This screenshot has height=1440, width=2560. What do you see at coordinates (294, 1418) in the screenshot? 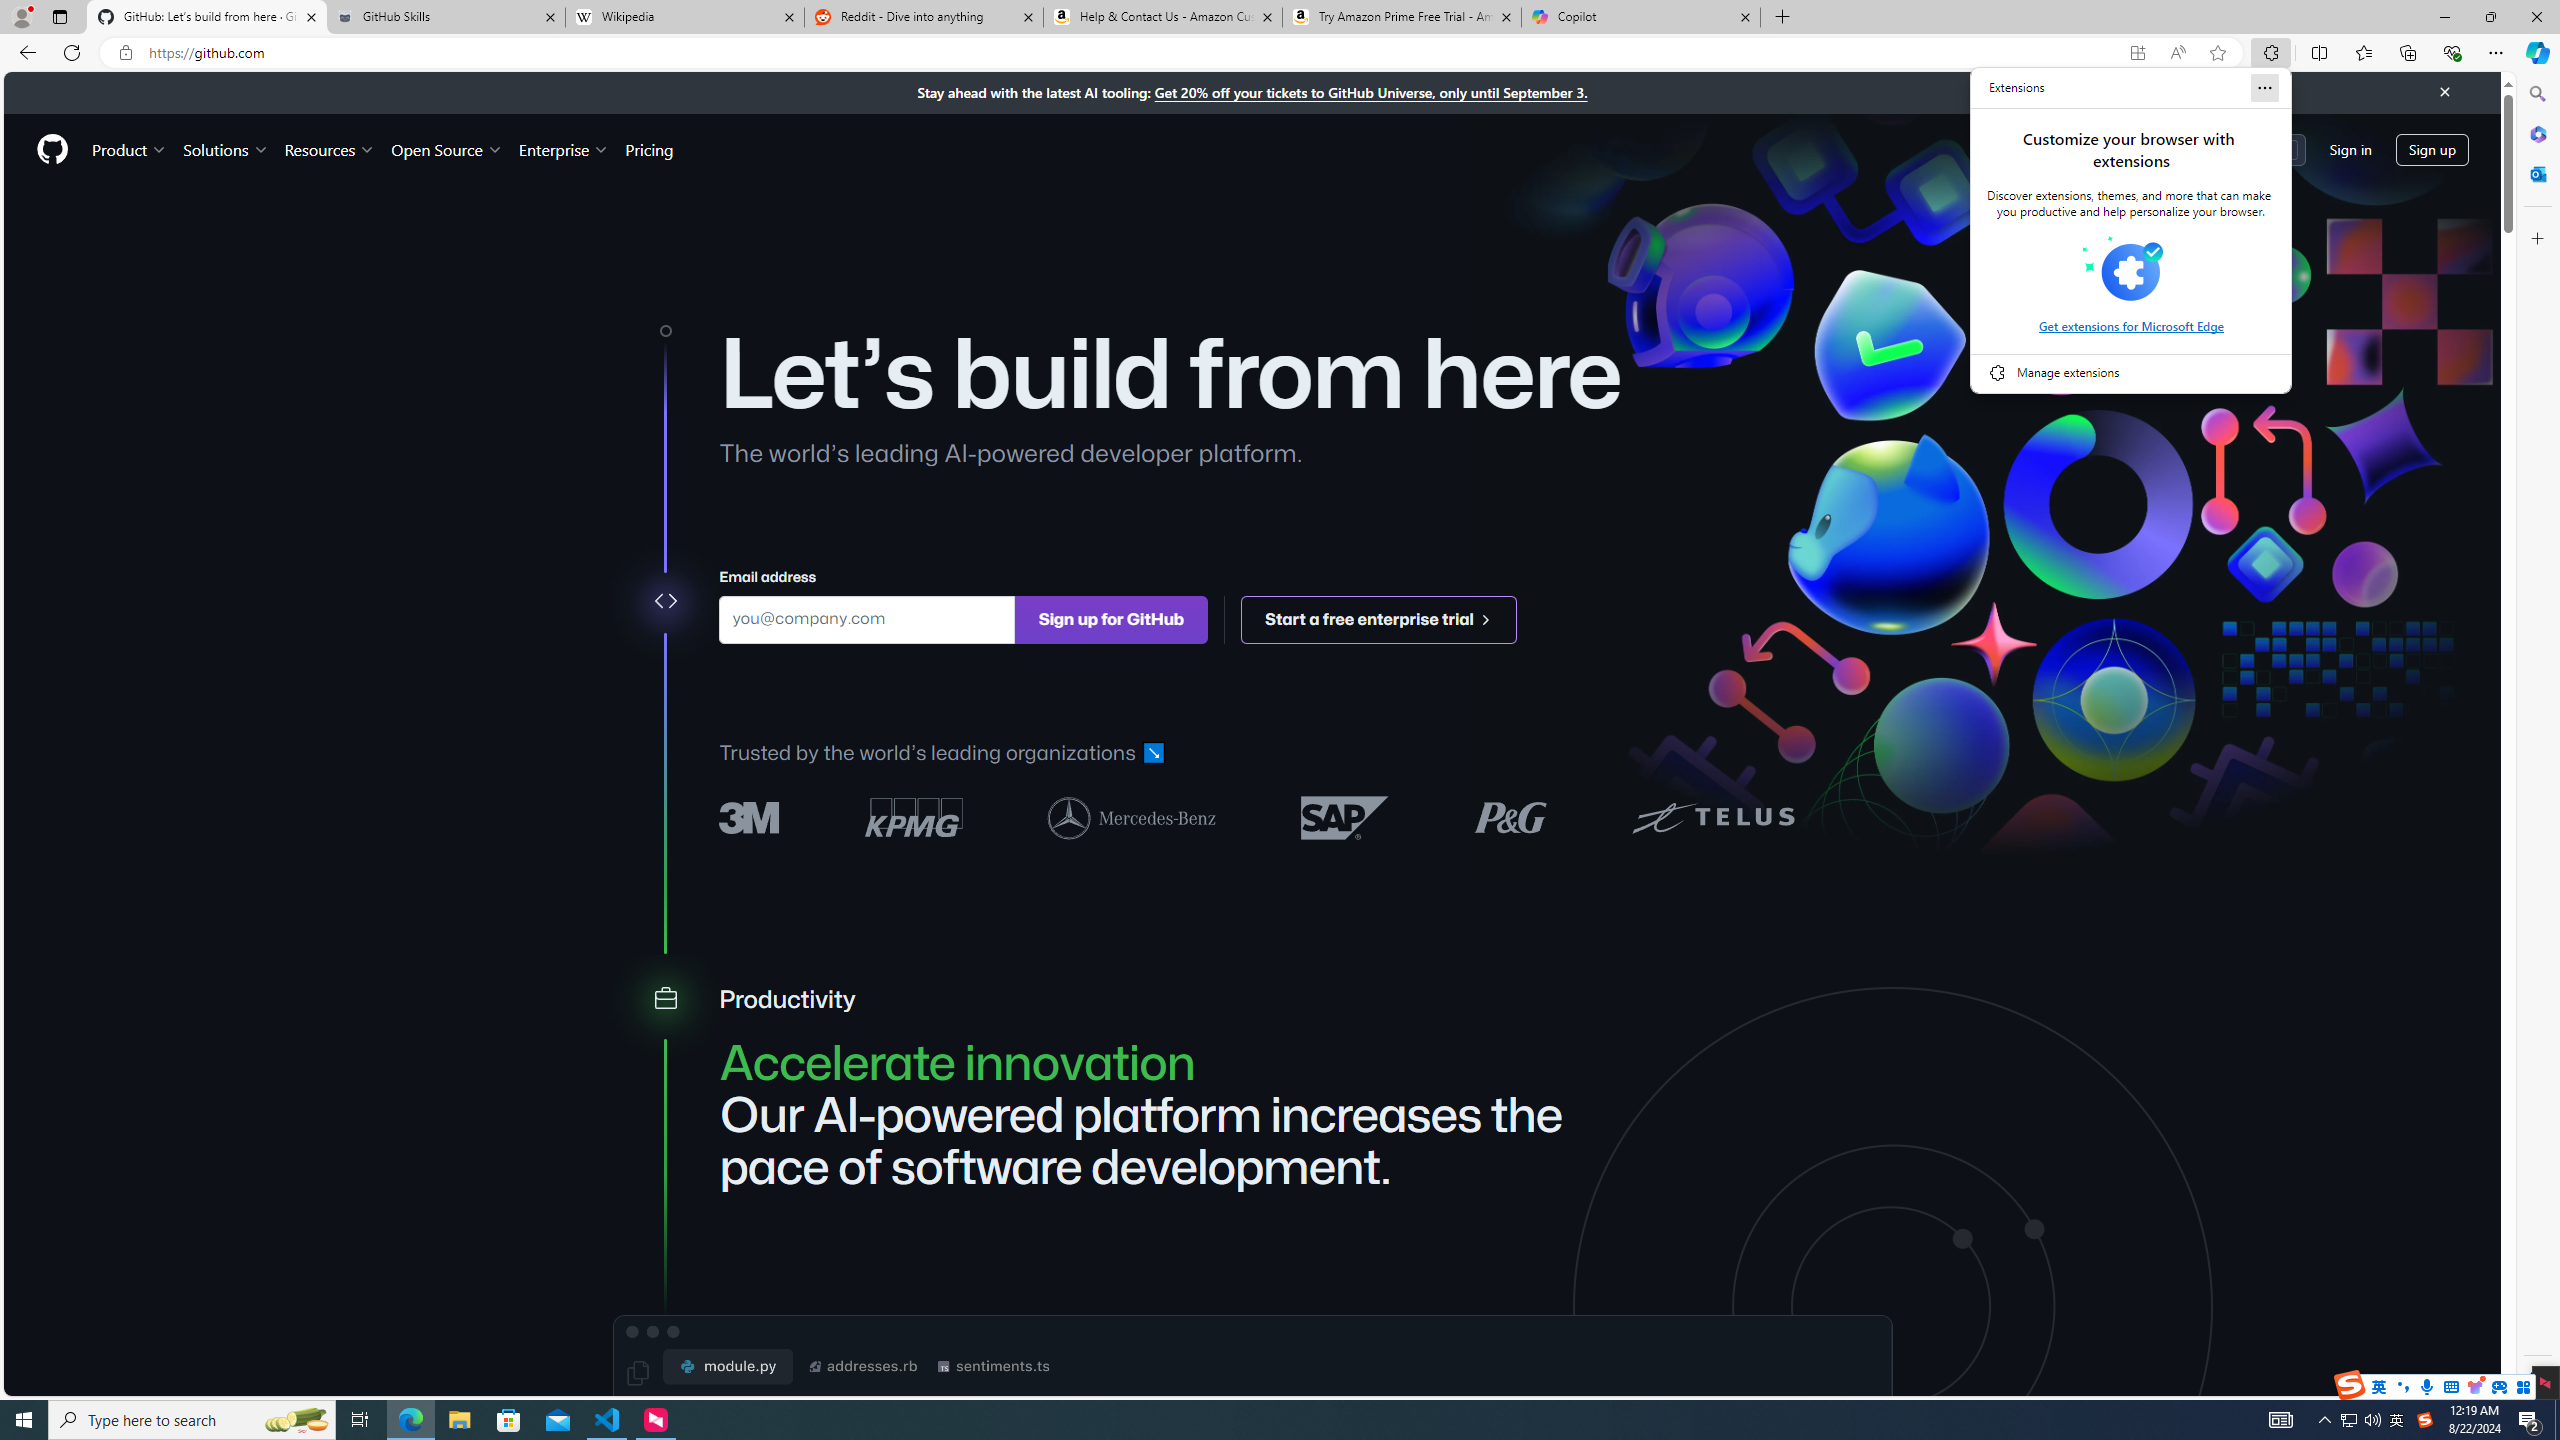
I see `'Search highlights icon opens search home window'` at bounding box center [294, 1418].